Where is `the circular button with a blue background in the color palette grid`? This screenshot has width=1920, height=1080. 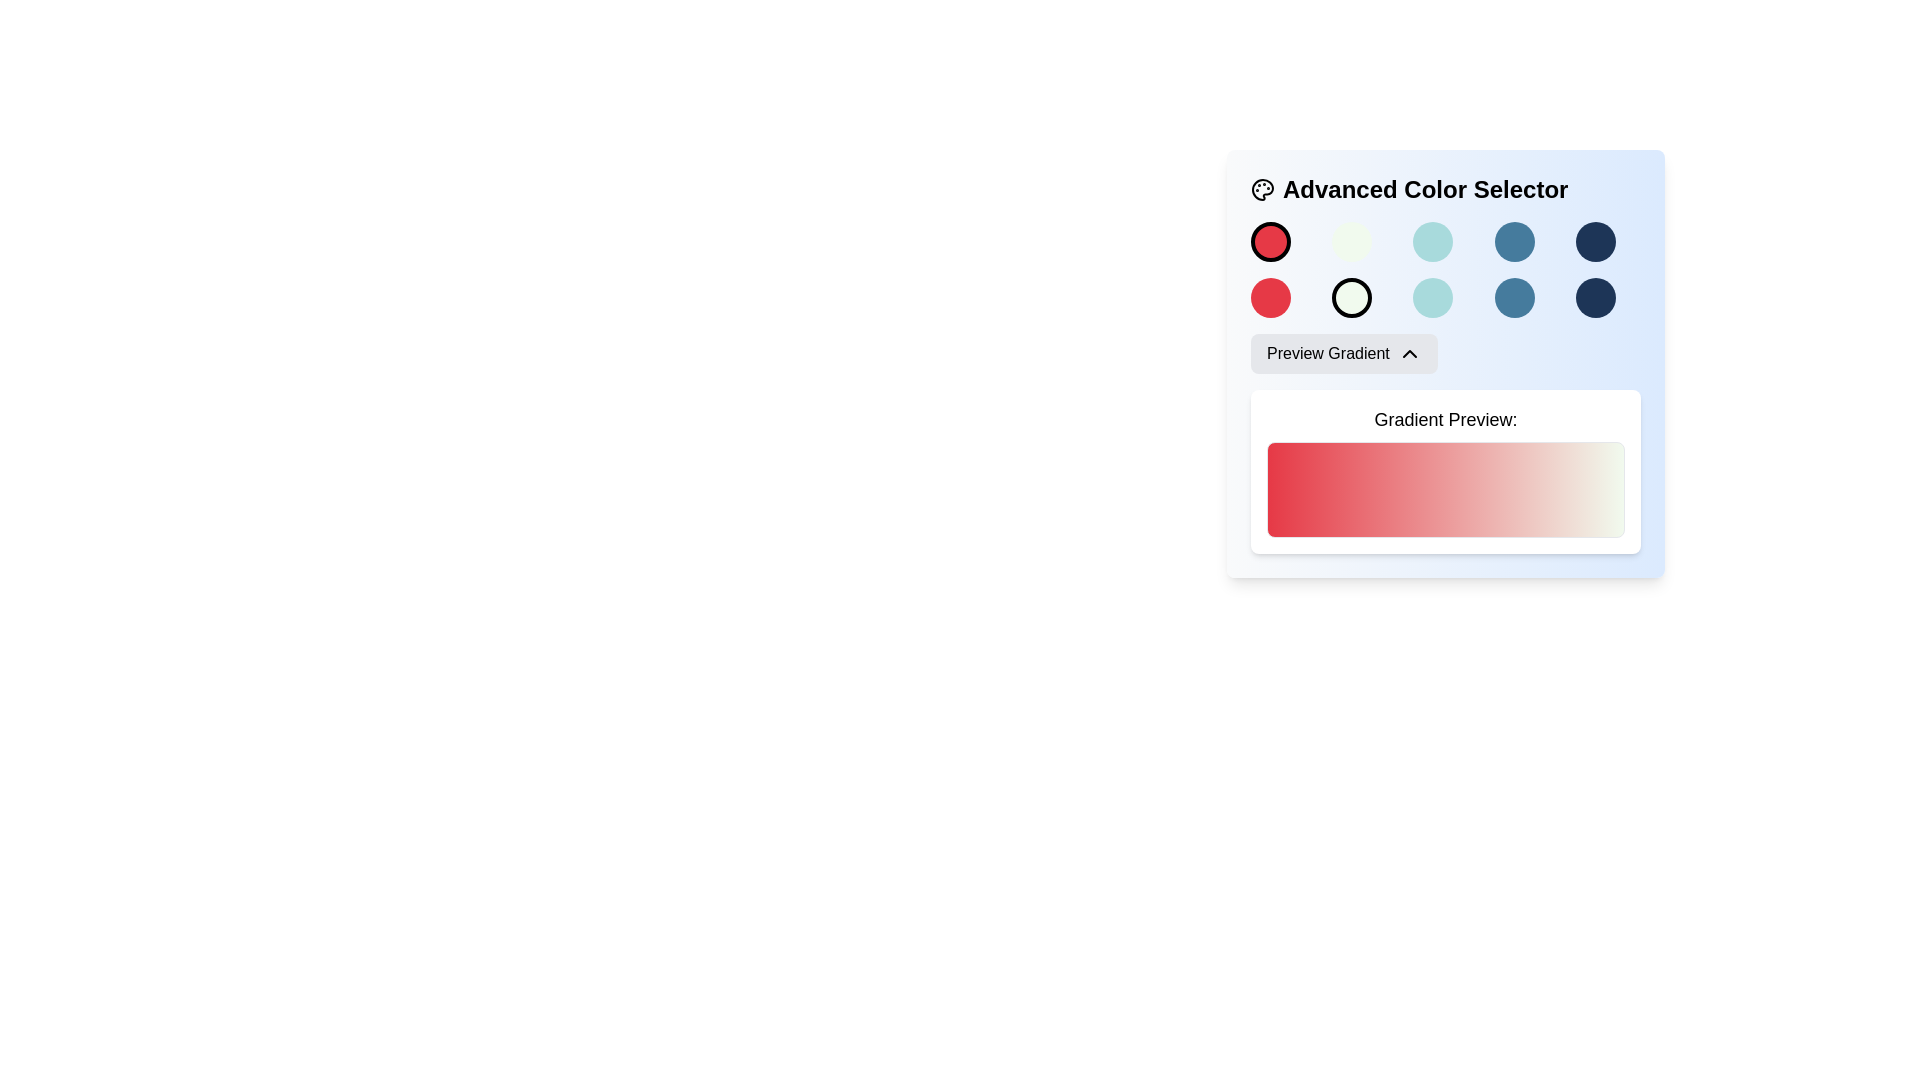 the circular button with a blue background in the color palette grid is located at coordinates (1514, 241).